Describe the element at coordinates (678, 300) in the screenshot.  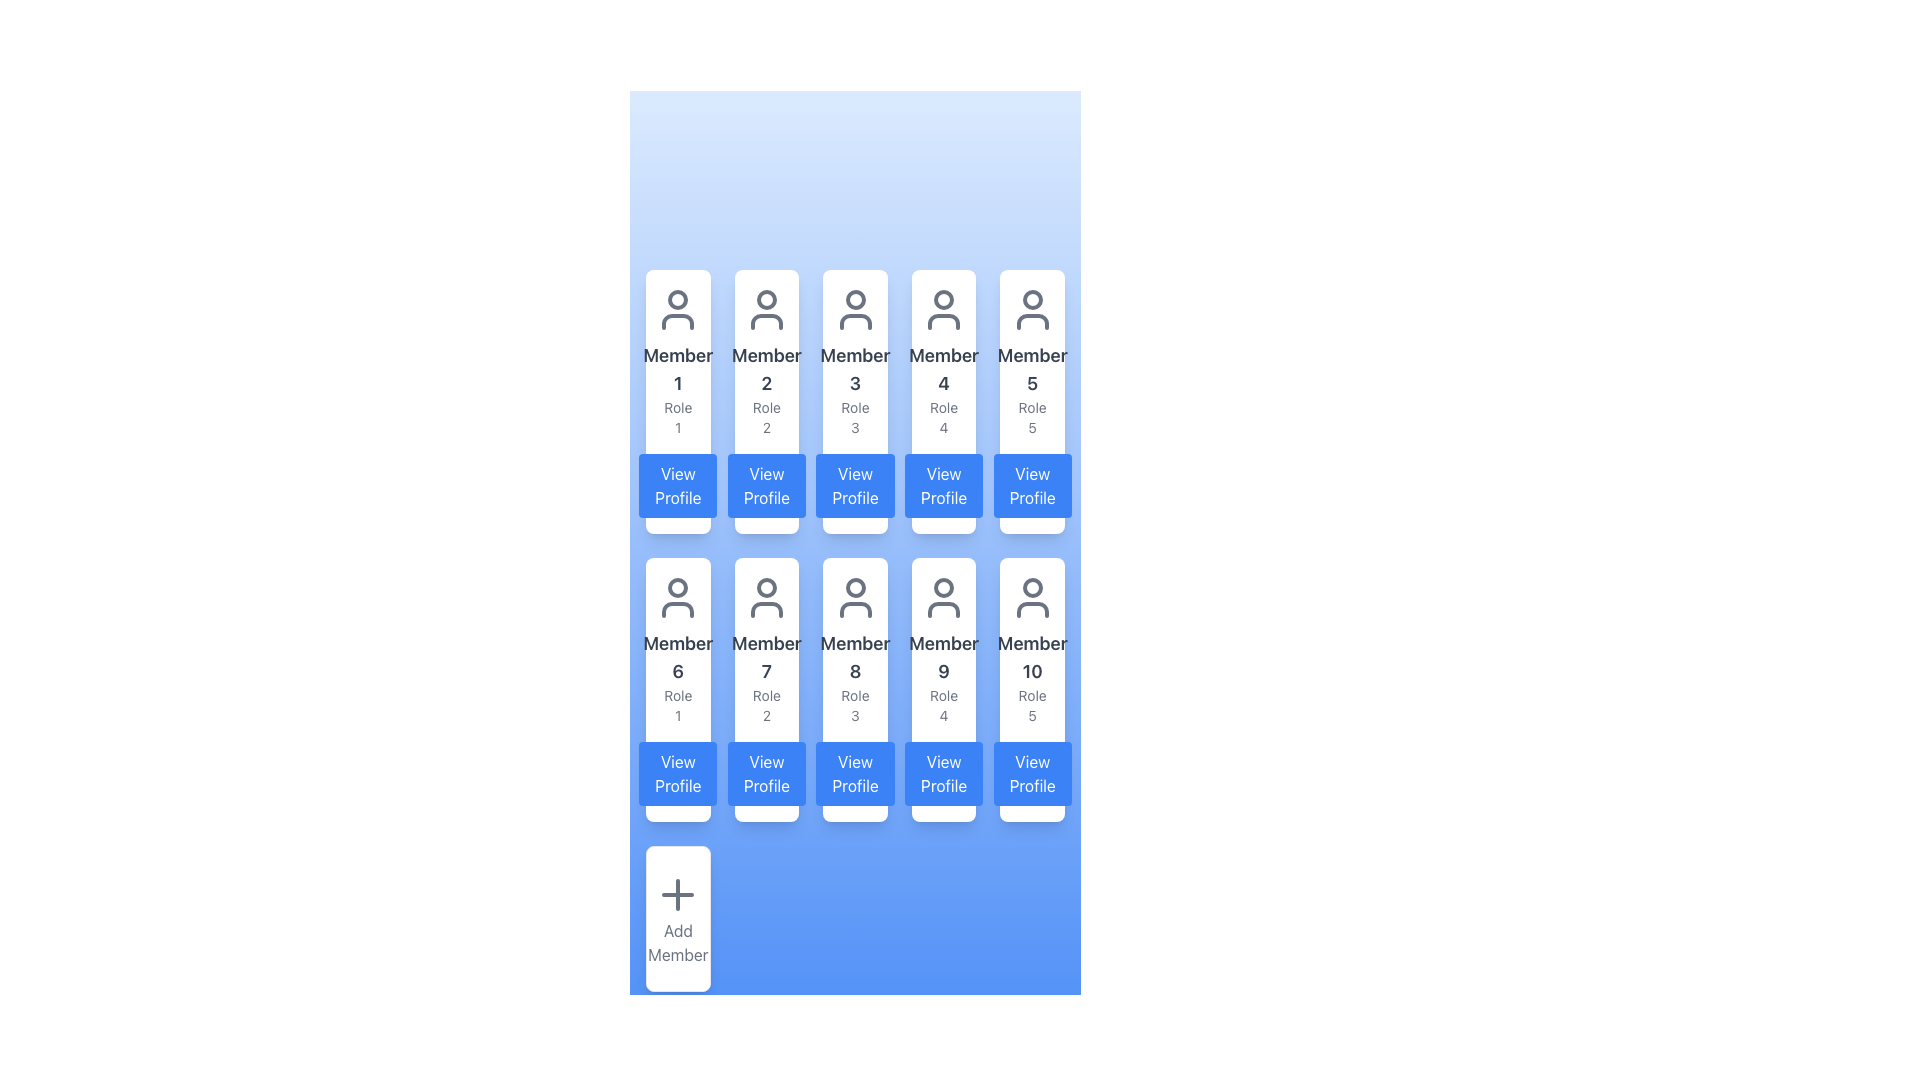
I see `the graphical head icon in the user profile for Member 1, located at the top-left corner of the member card, to execute related actions` at that location.